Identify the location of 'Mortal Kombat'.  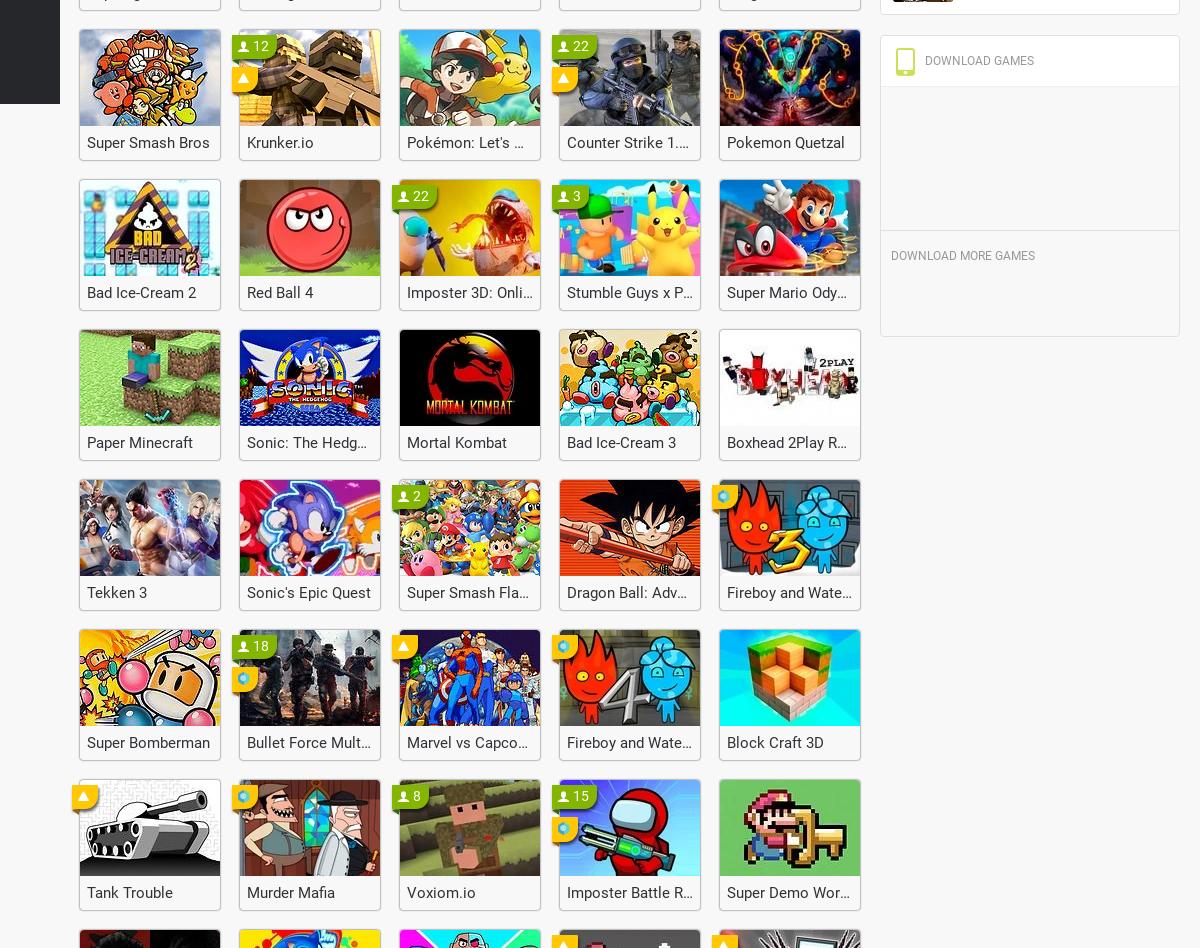
(455, 442).